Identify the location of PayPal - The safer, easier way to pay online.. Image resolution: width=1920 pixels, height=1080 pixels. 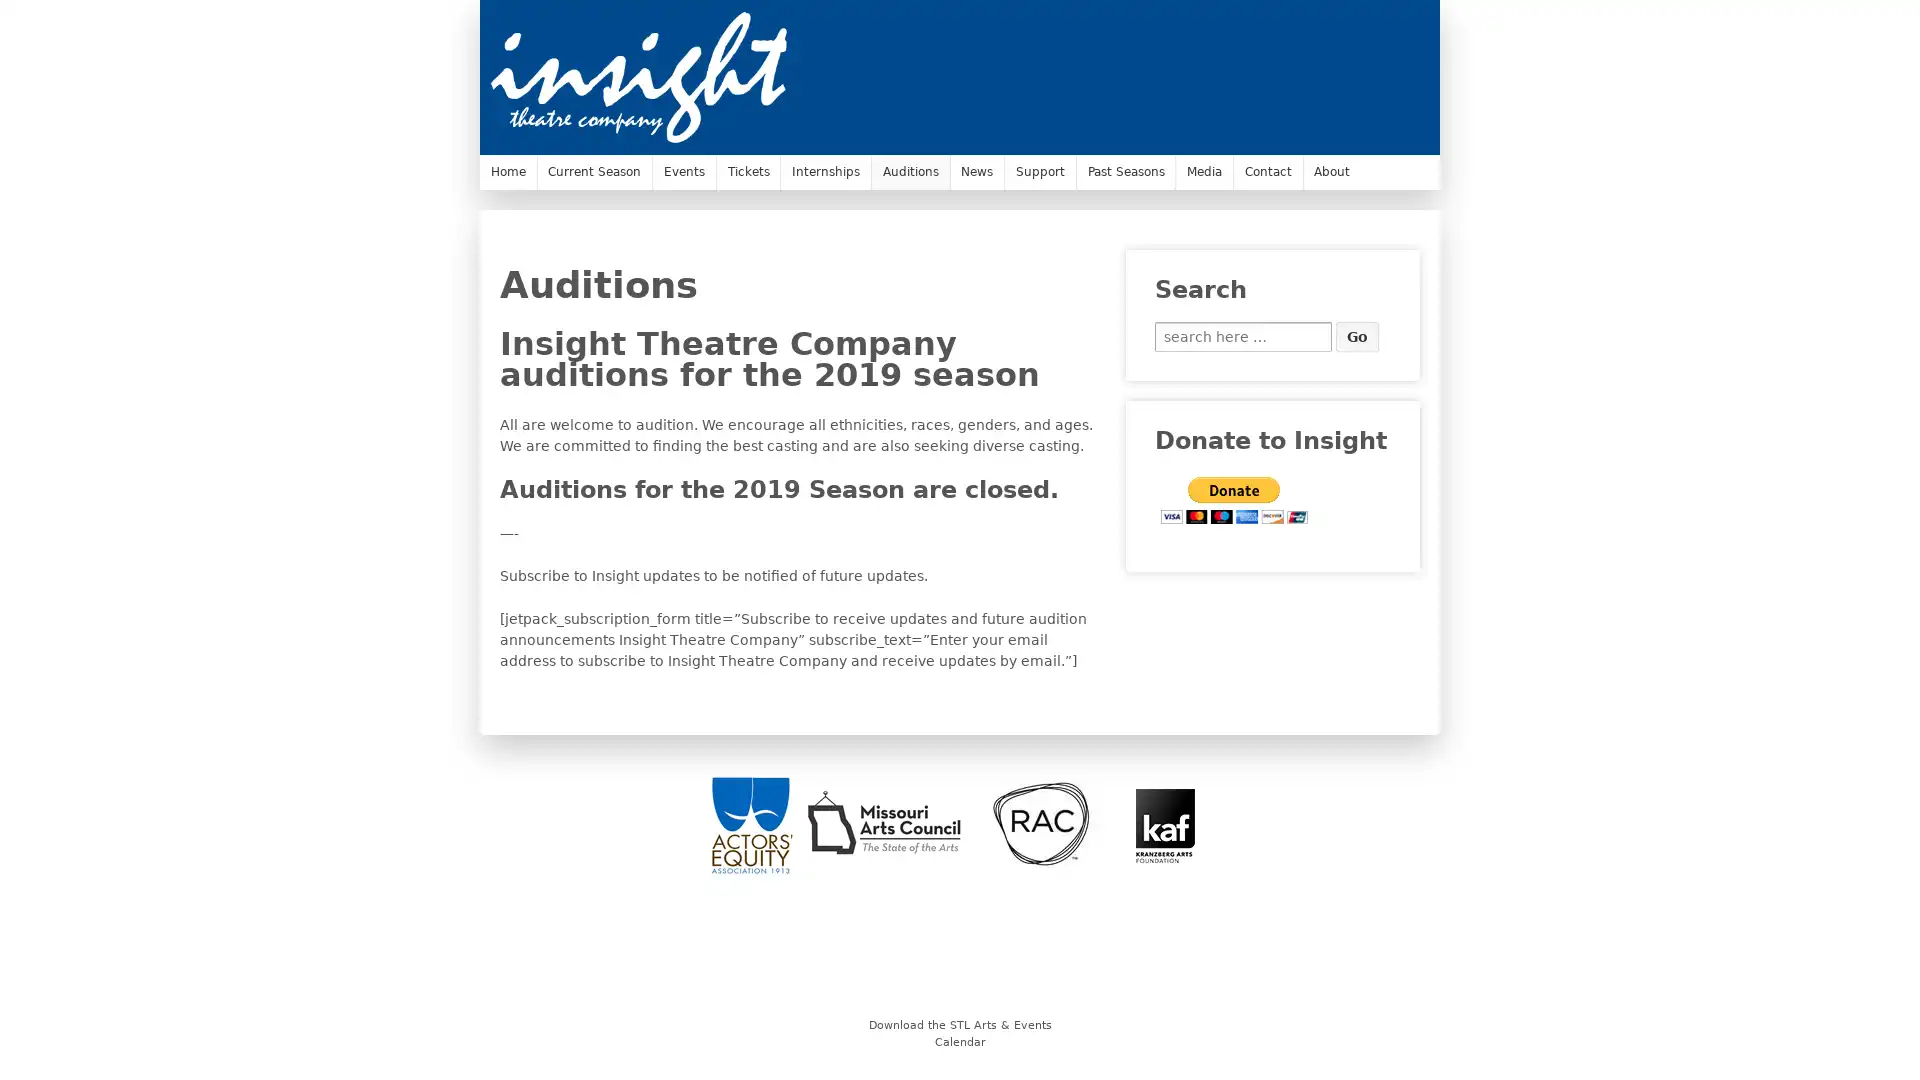
(1232, 498).